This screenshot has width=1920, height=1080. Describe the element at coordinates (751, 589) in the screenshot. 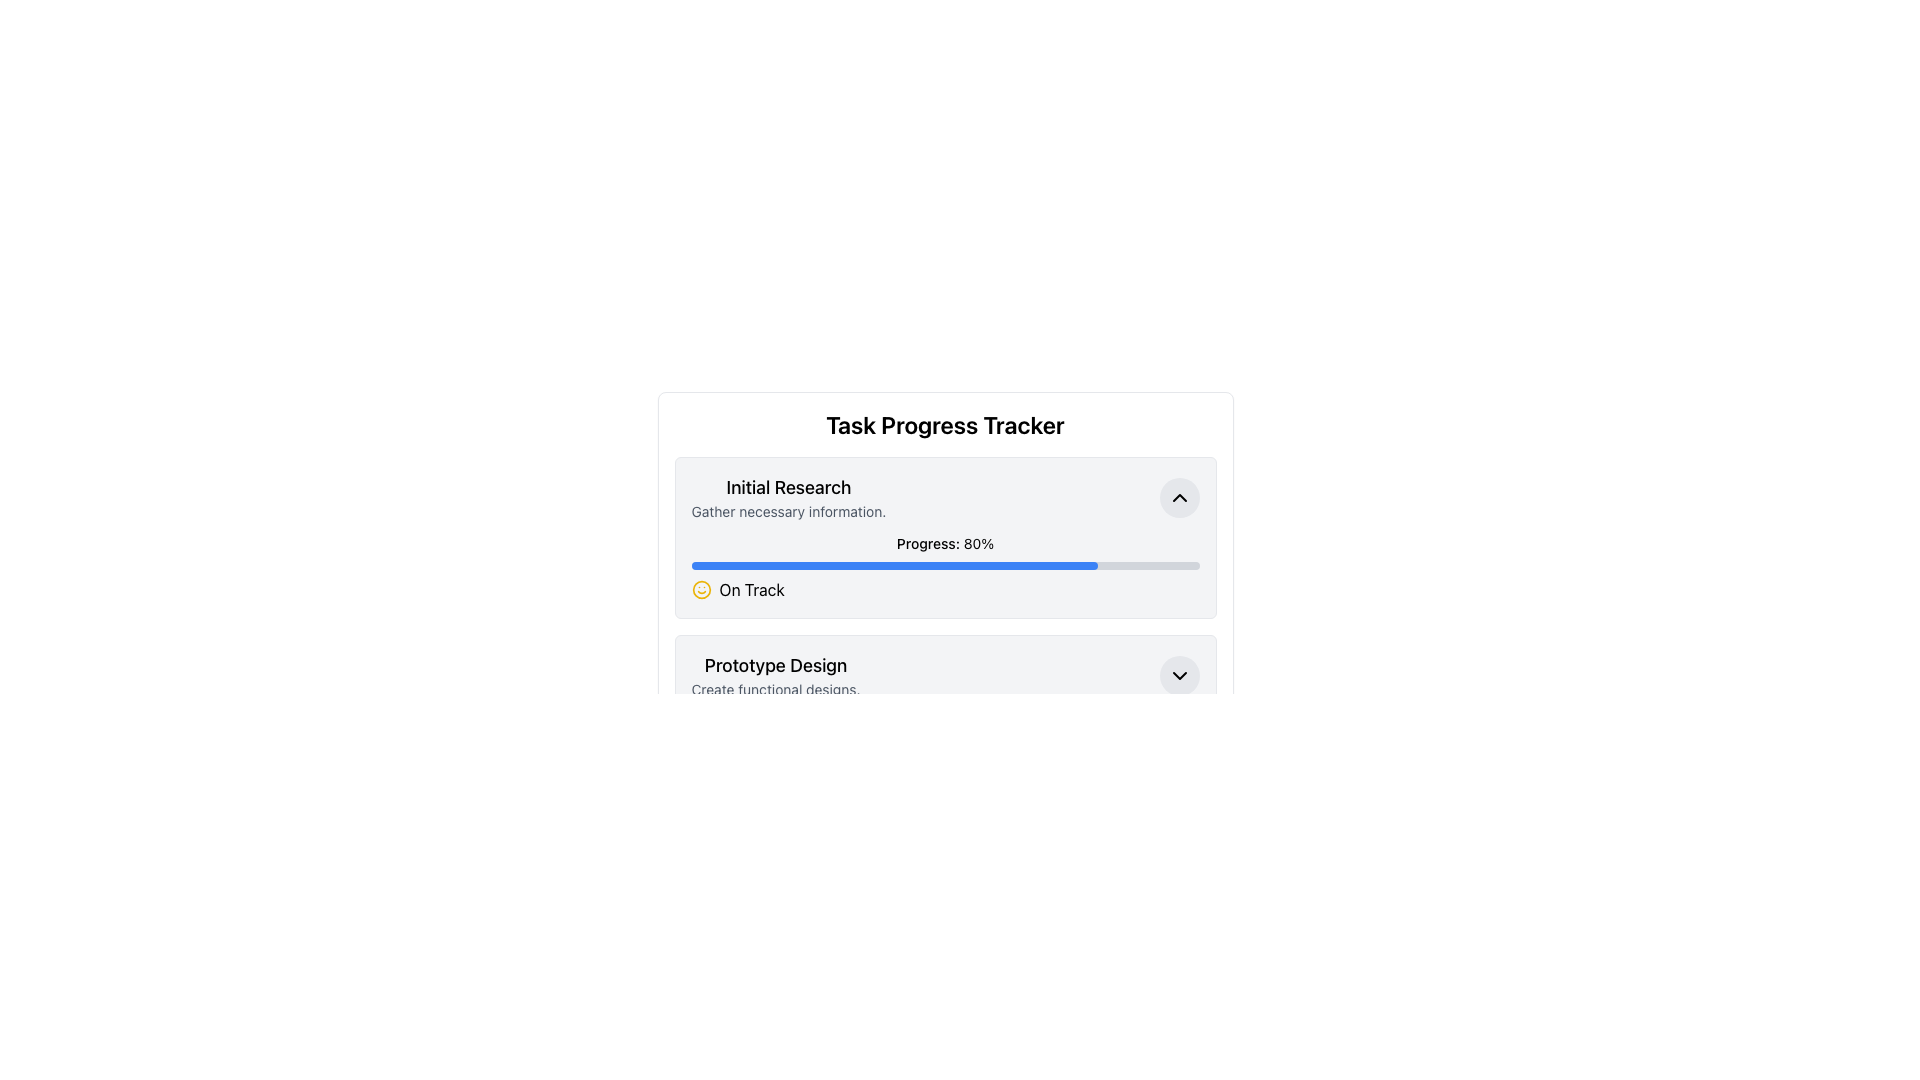

I see `and interpret the 'On Track' text label located to the right of the yellow smiling face icon in the task progress section for 'Initial Research.'` at that location.